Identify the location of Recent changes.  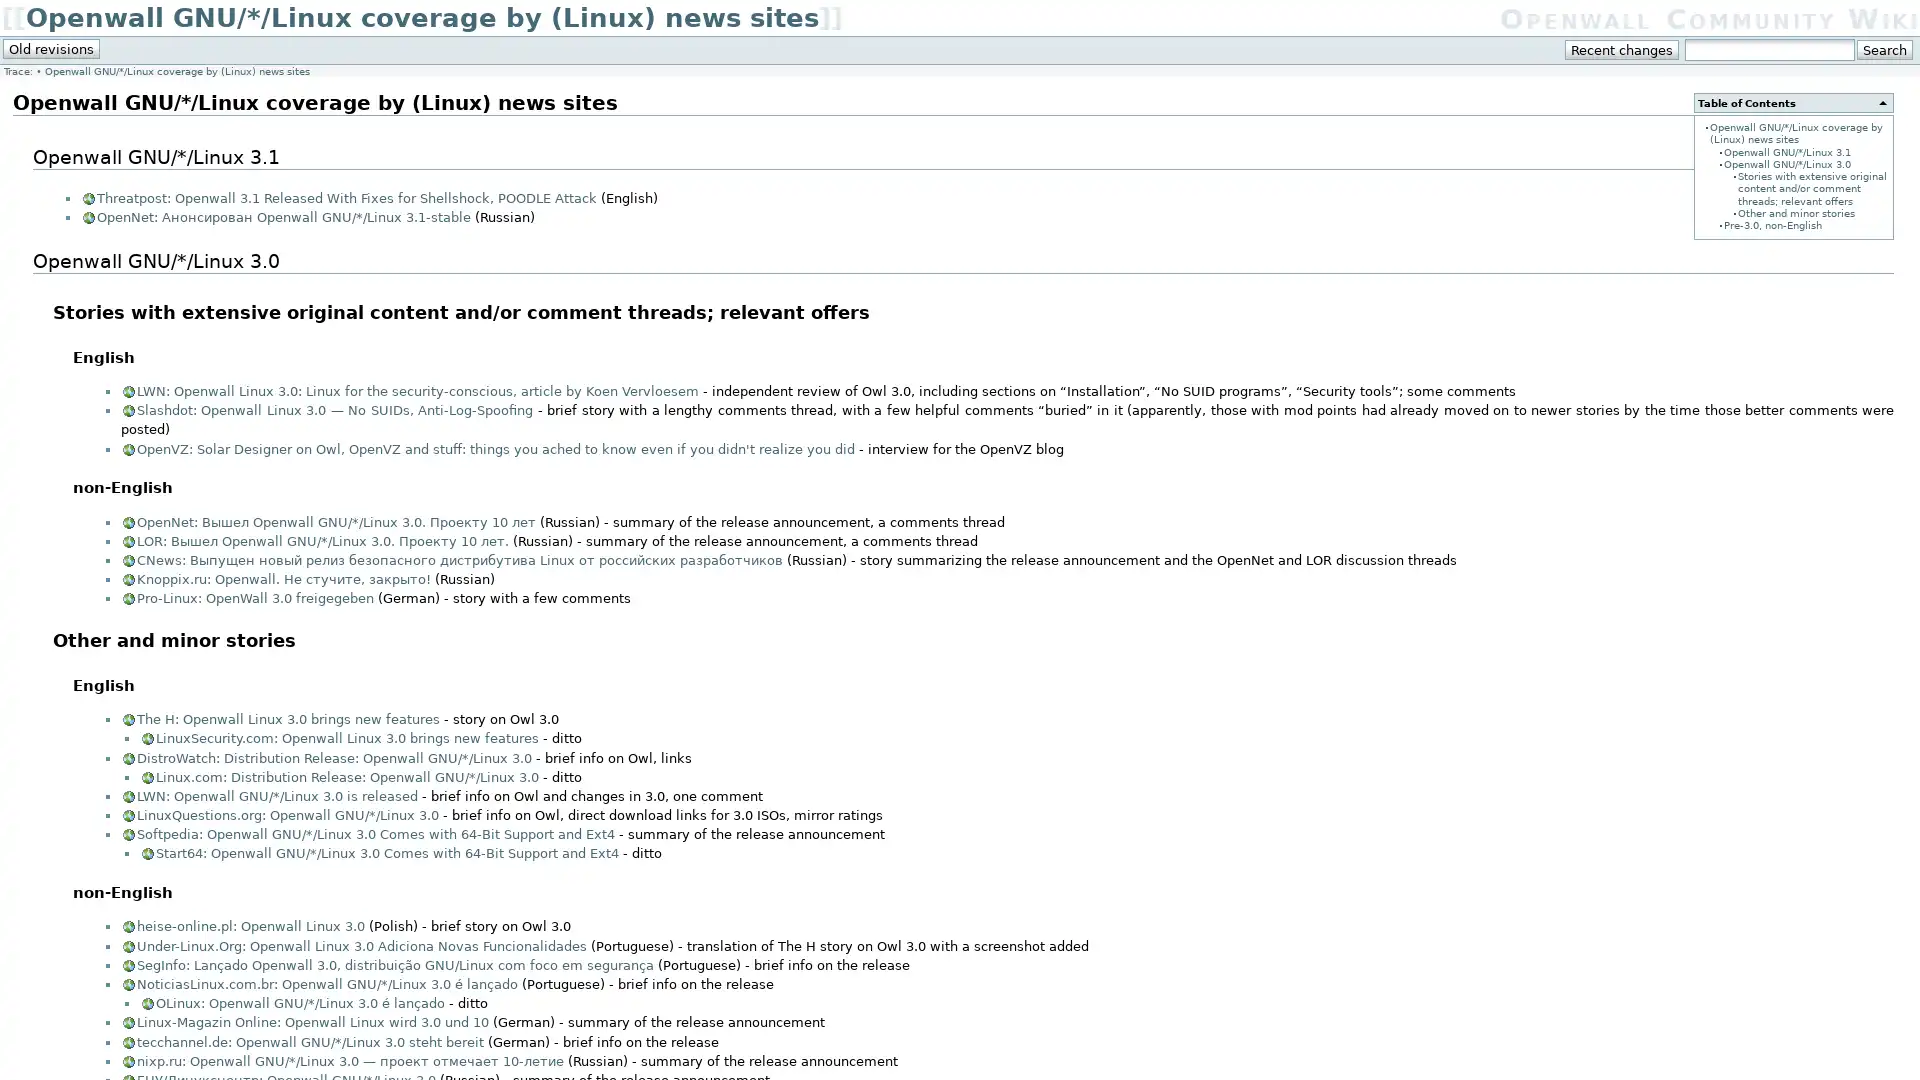
(1622, 49).